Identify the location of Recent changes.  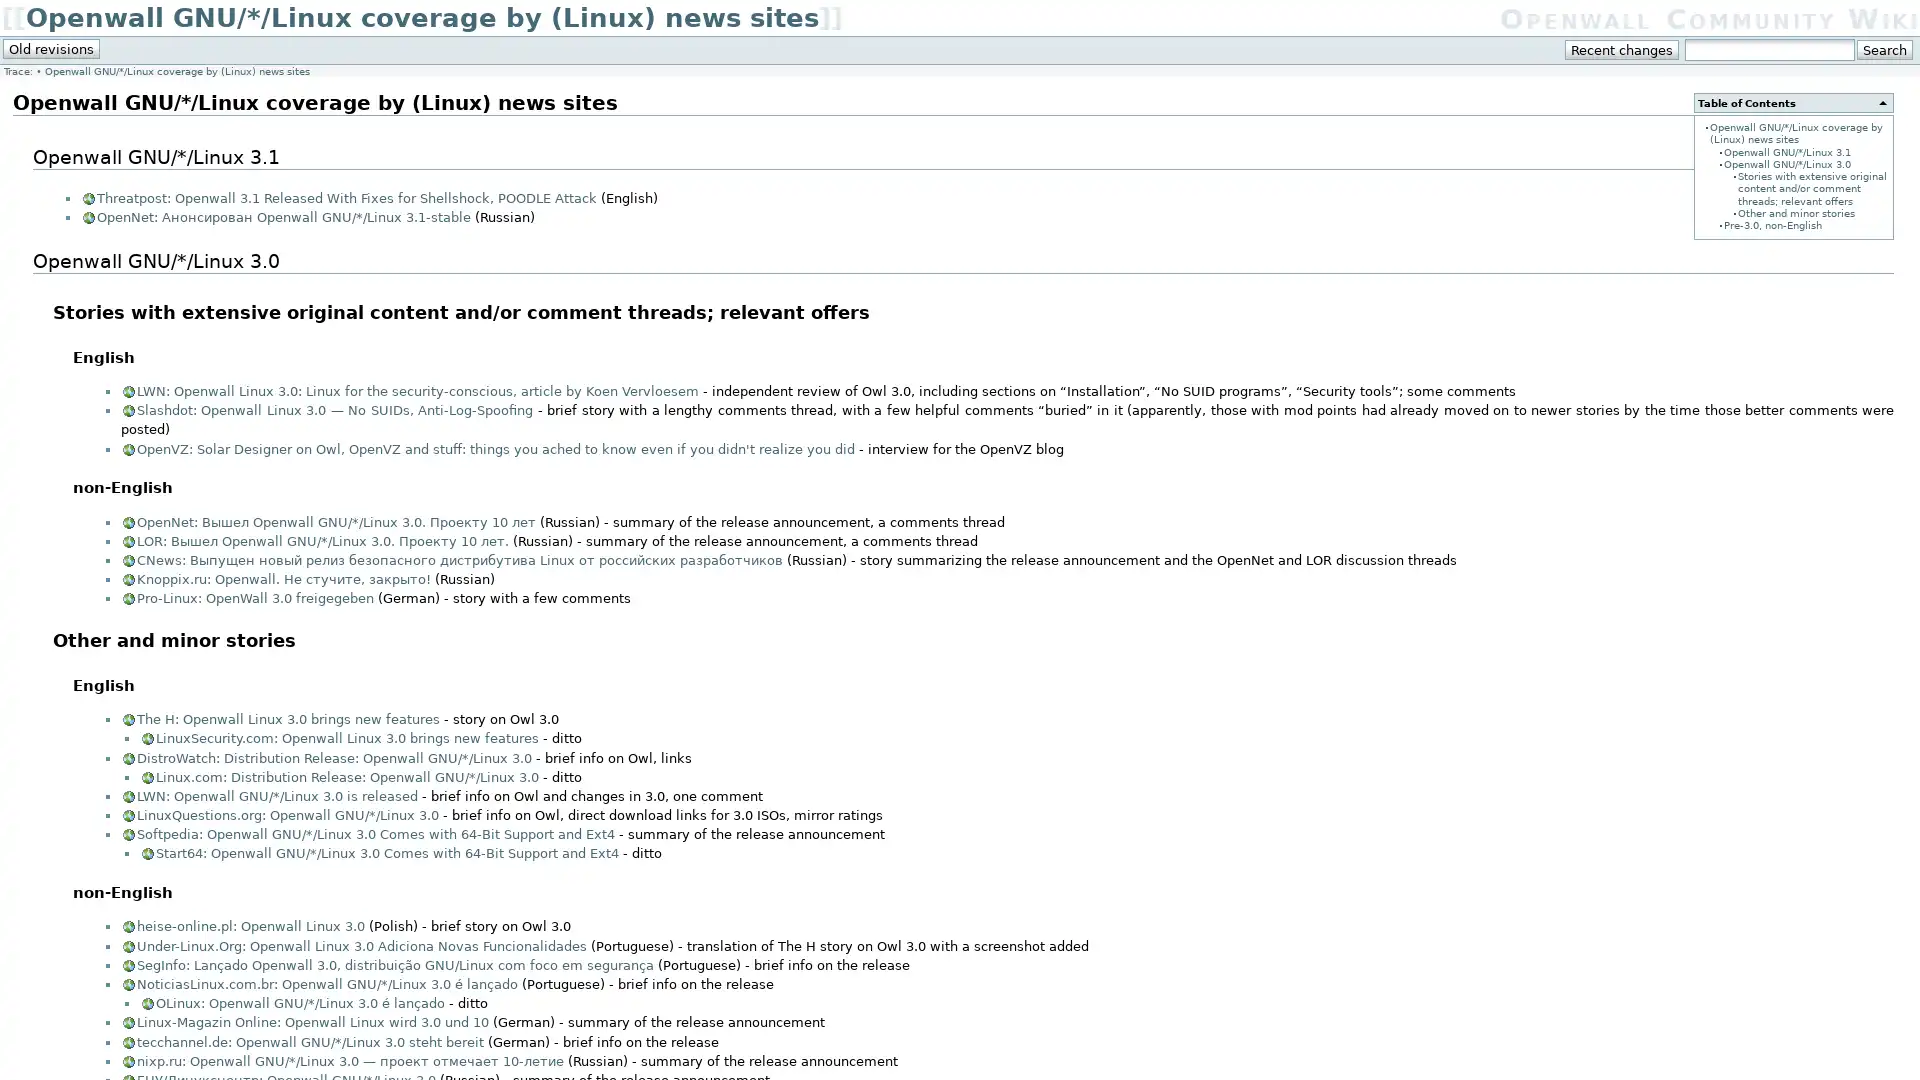
(1622, 49).